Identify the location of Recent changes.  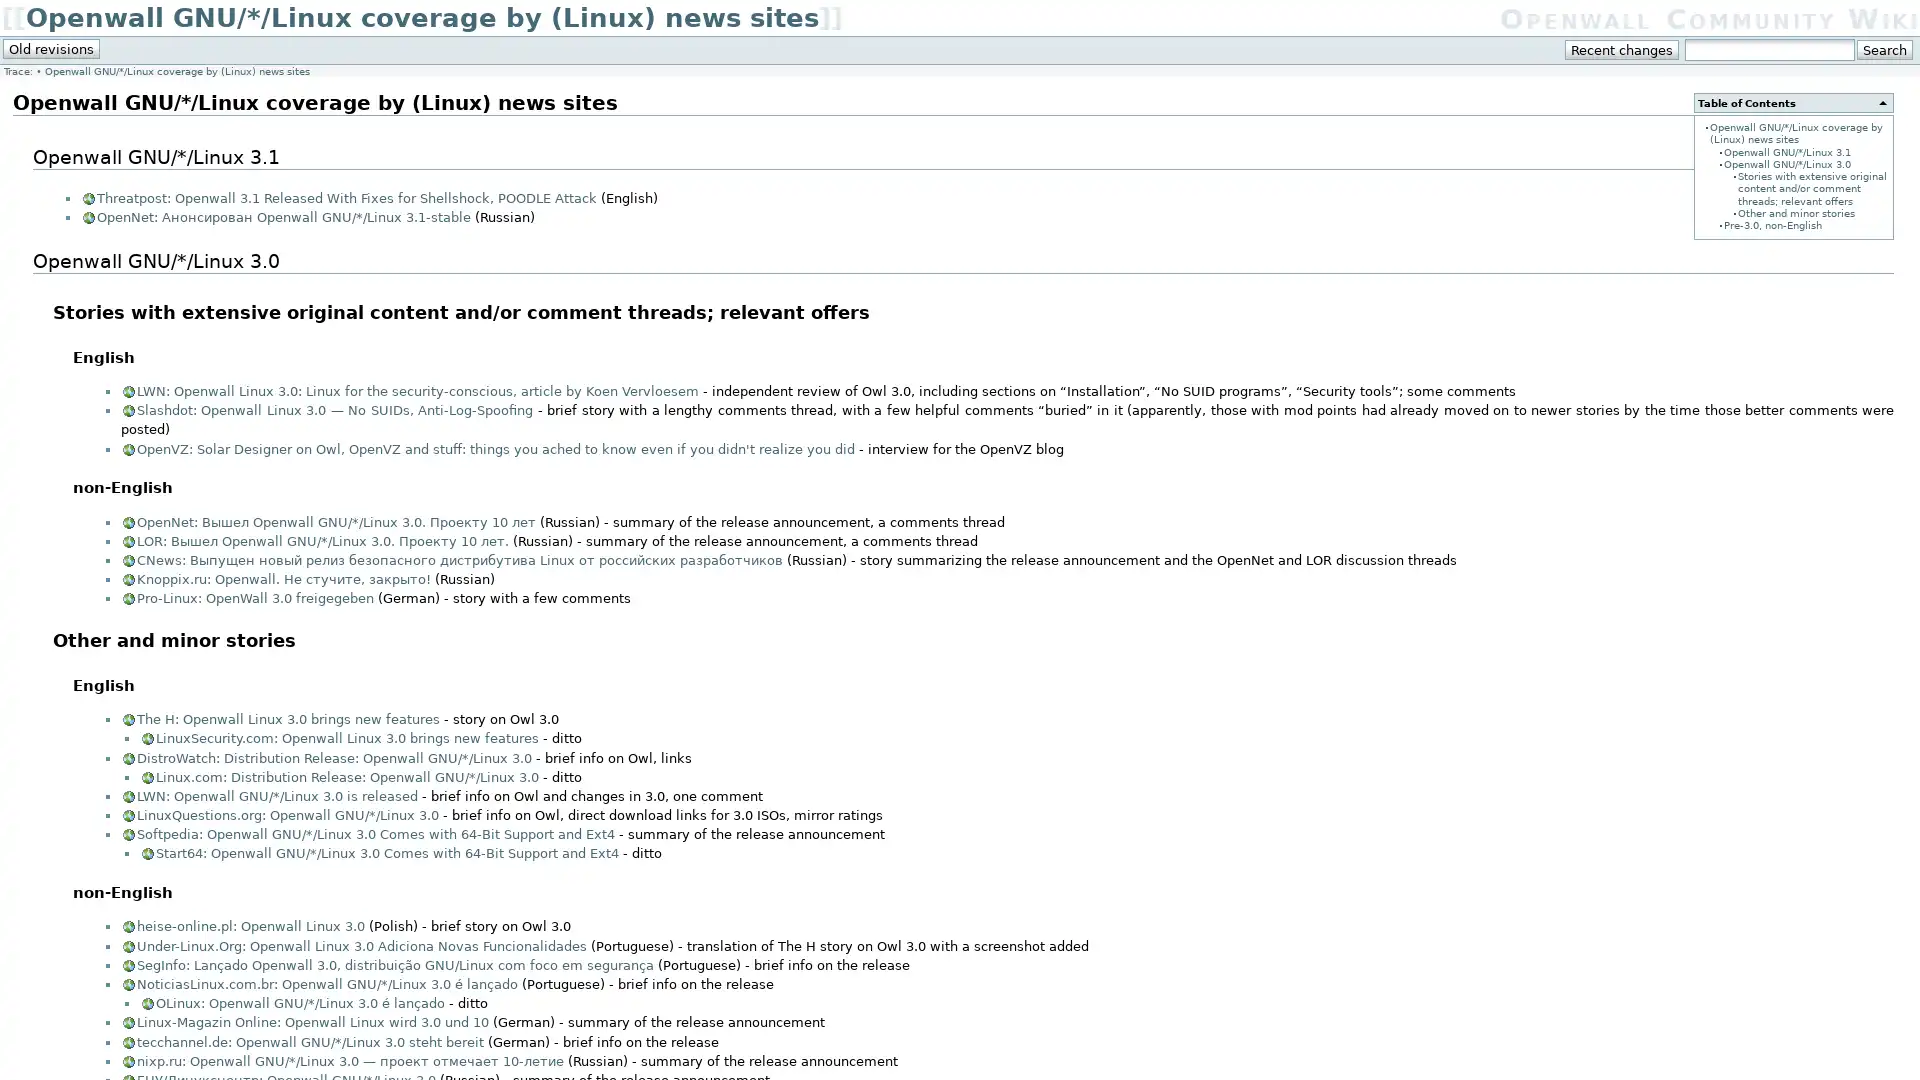
(1622, 49).